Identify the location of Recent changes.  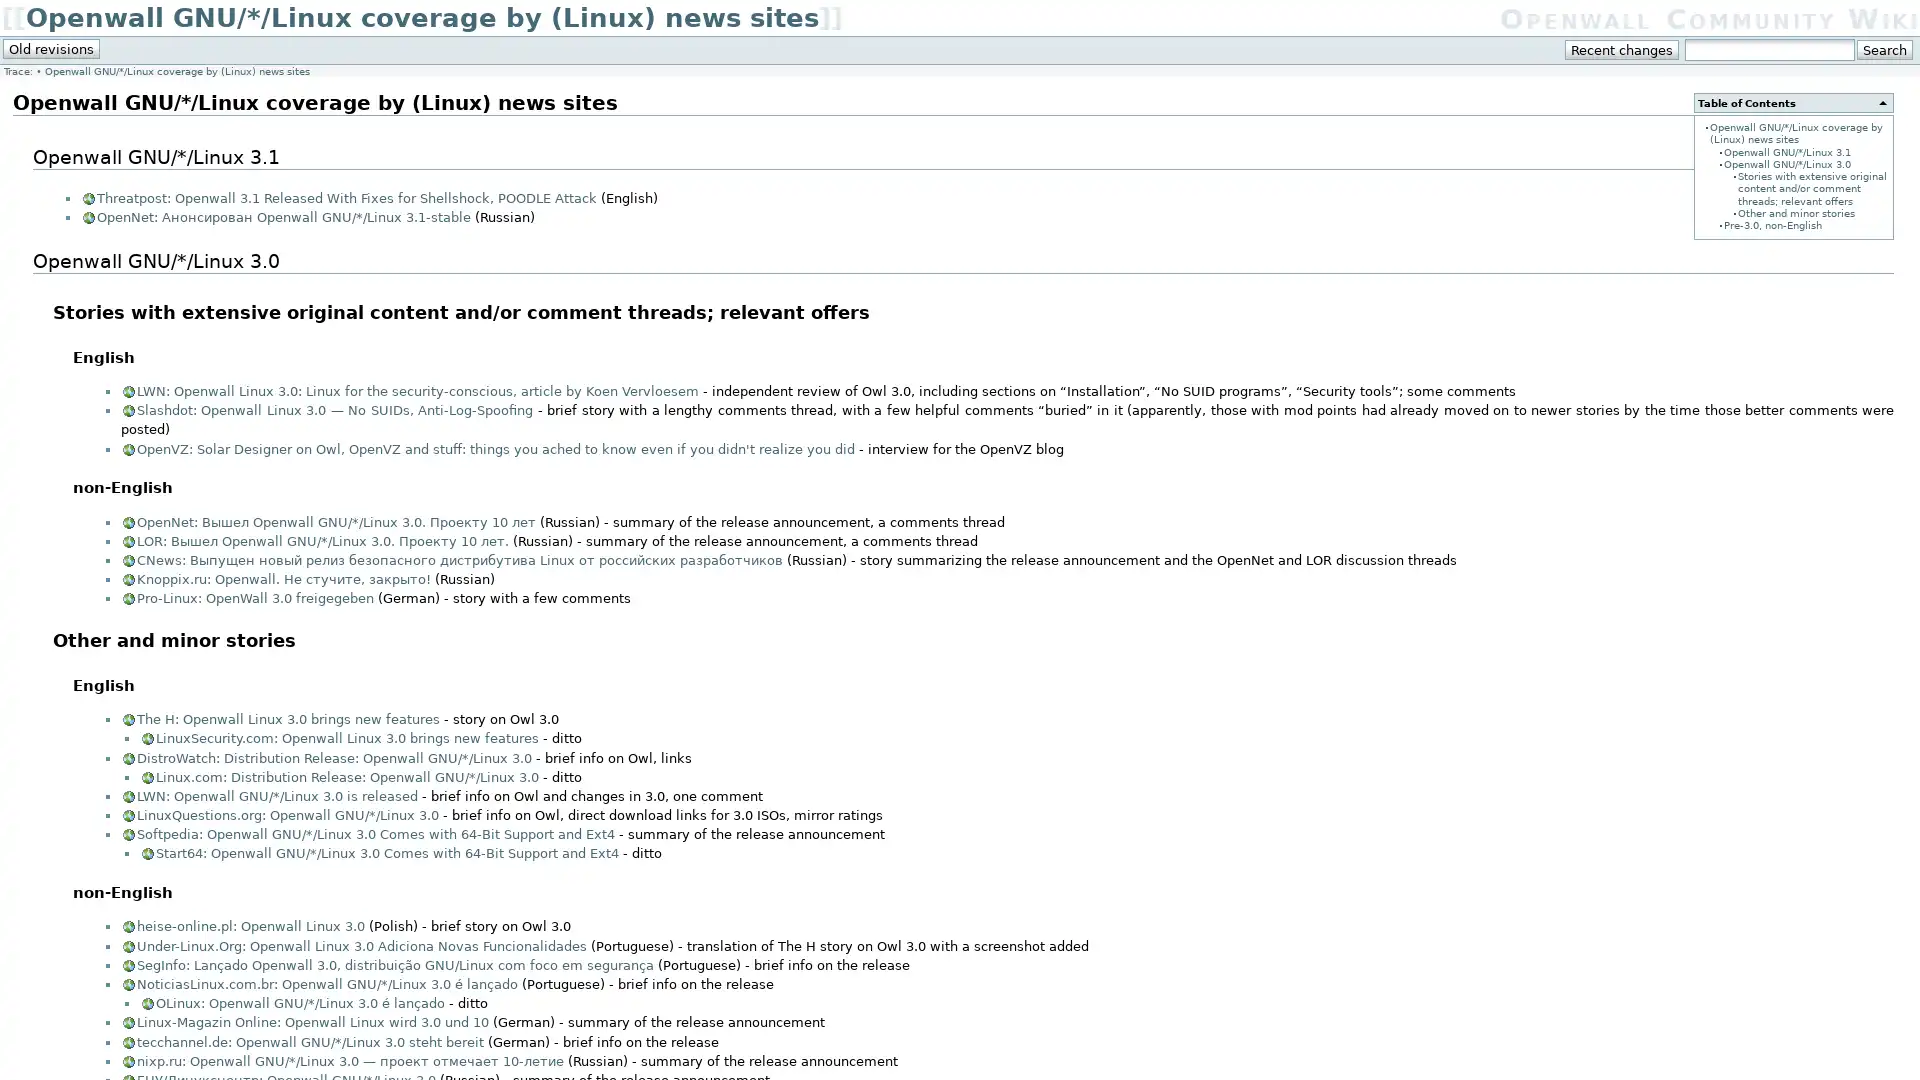
(1622, 49).